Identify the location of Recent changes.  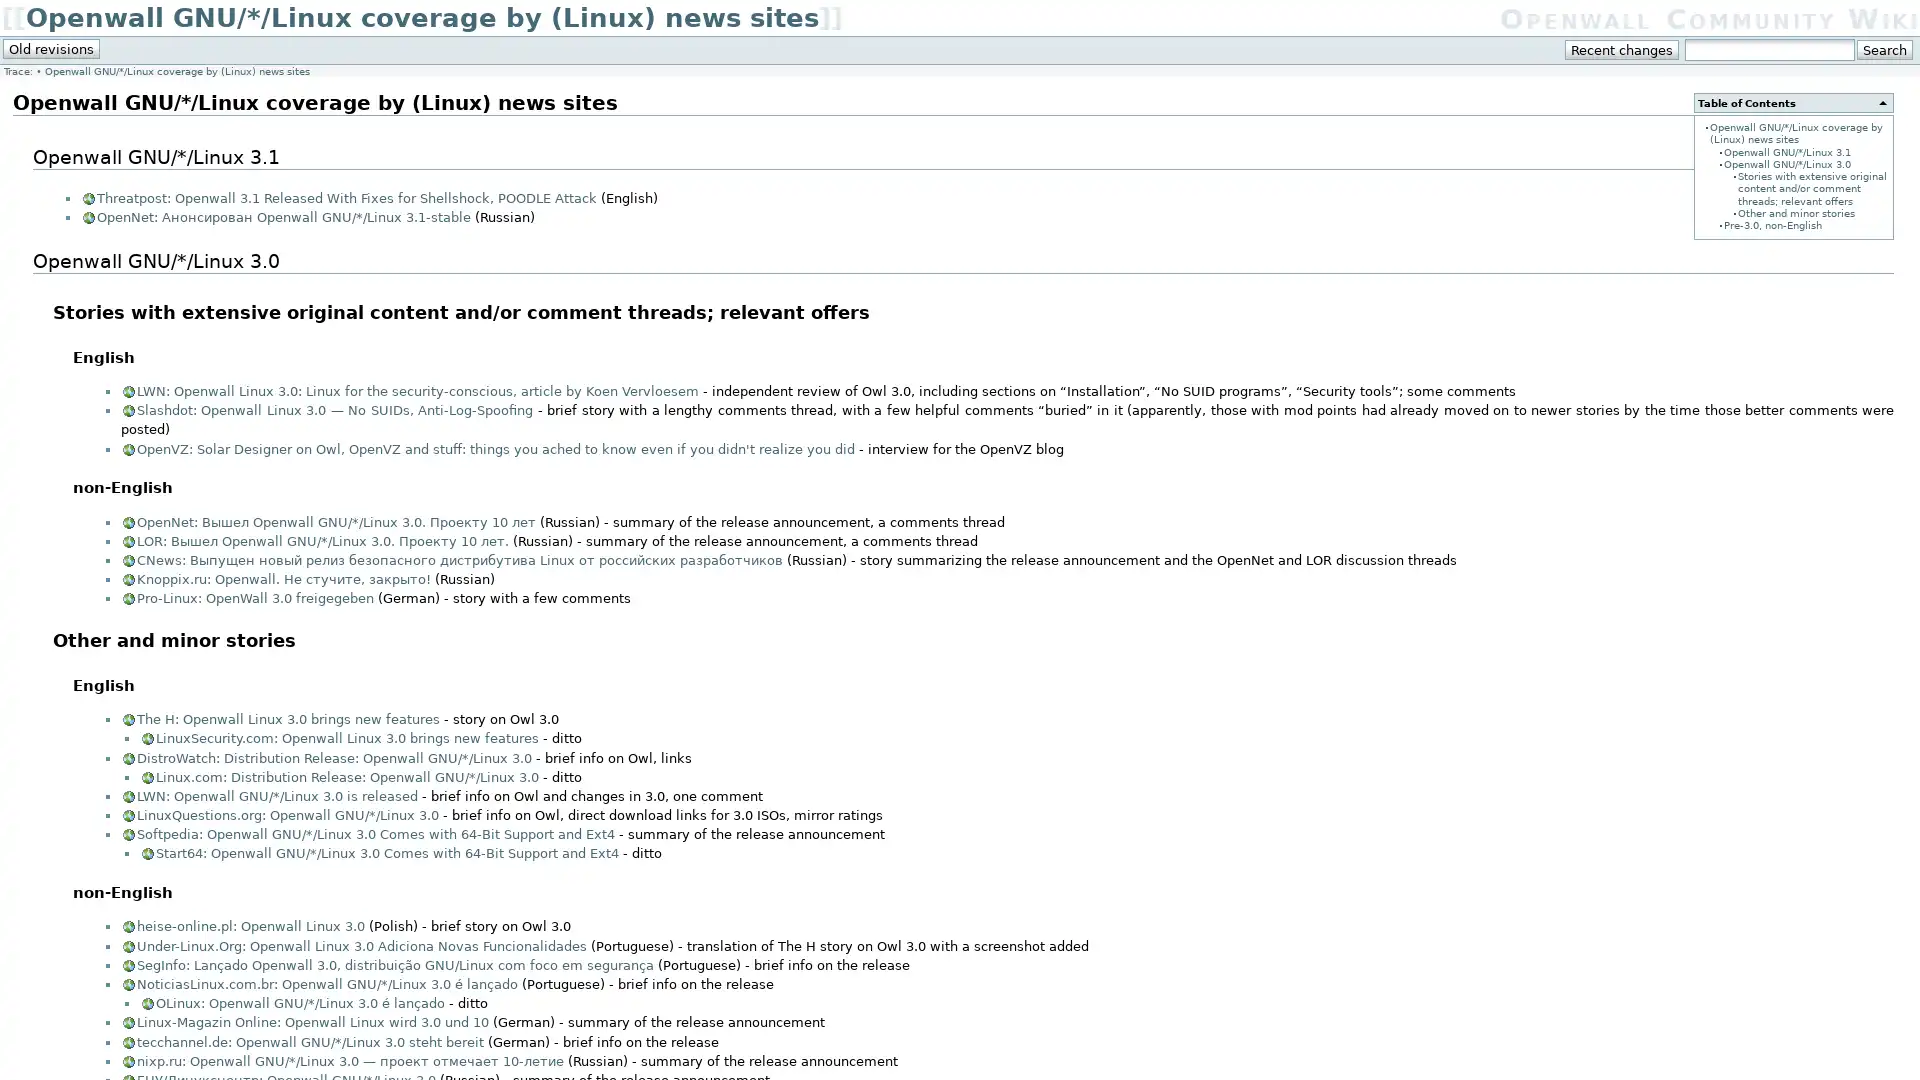
(1622, 49).